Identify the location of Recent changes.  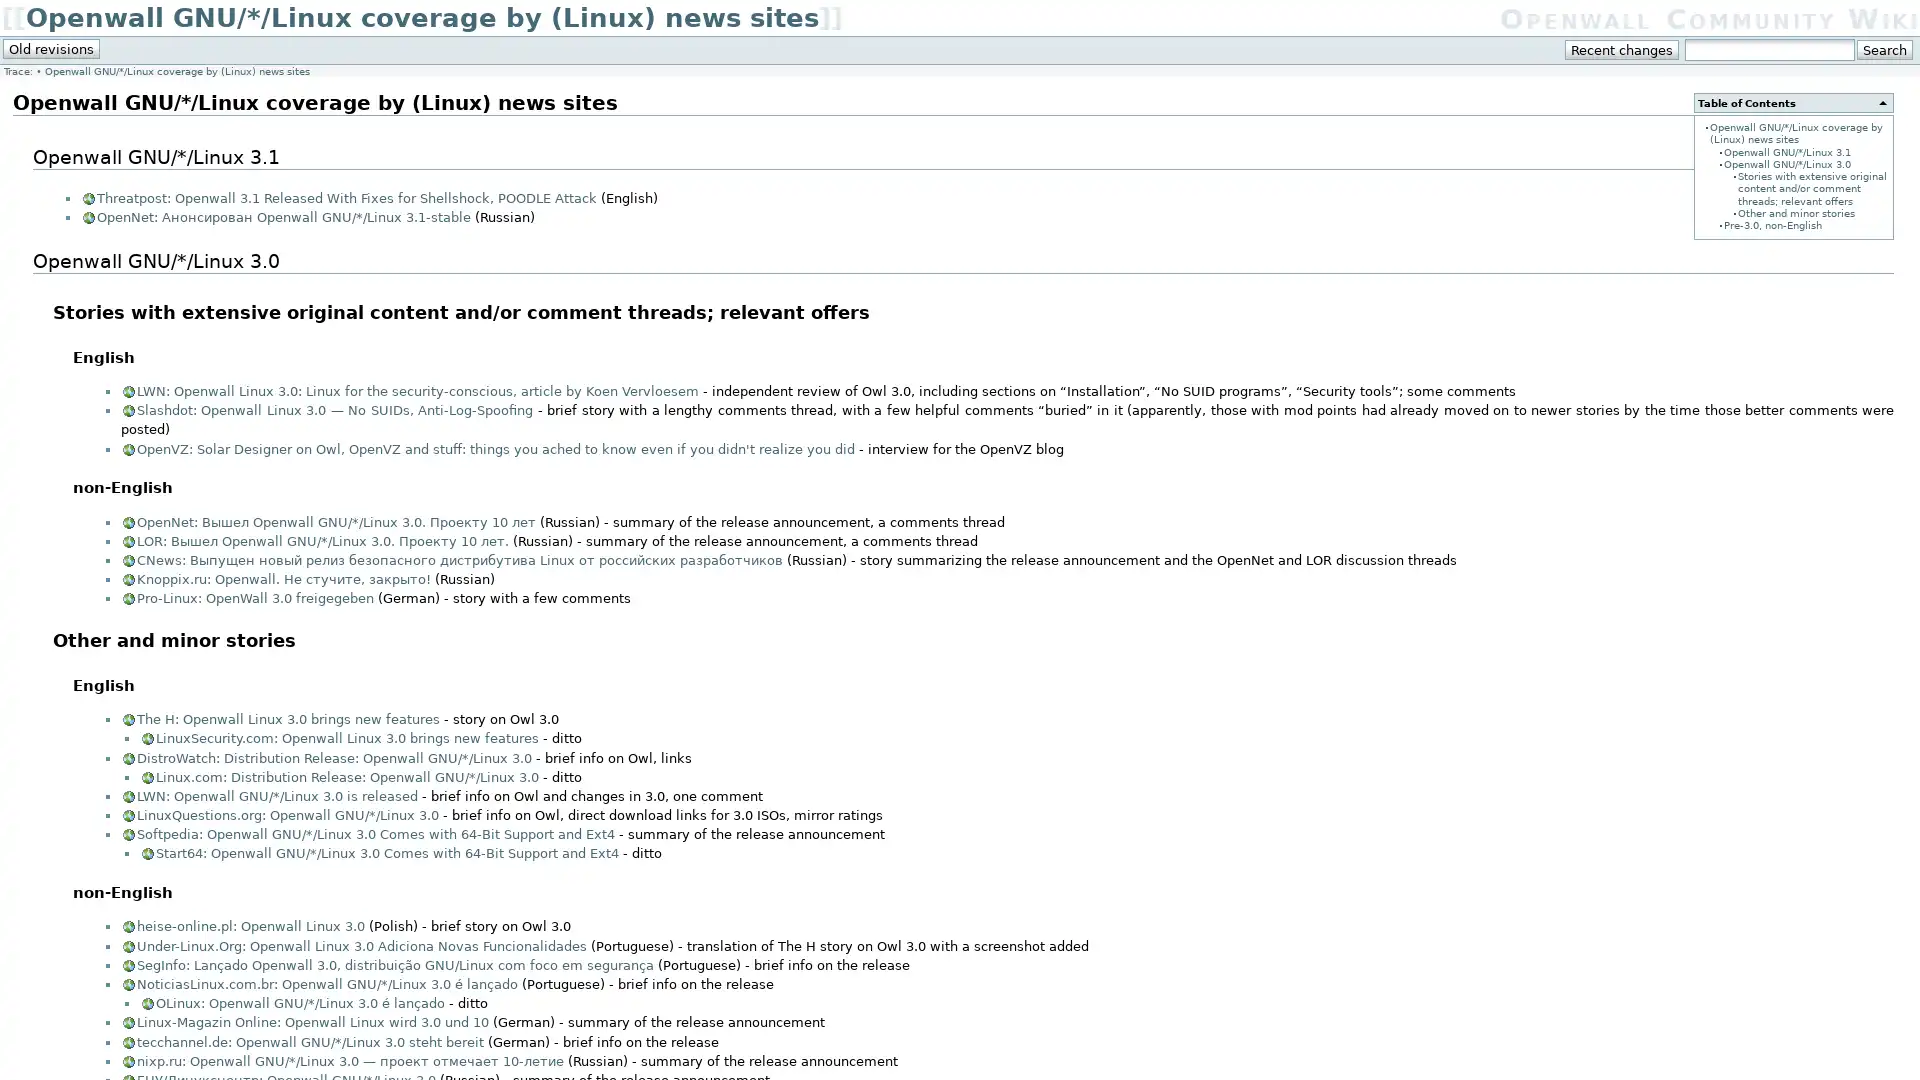
(1622, 49).